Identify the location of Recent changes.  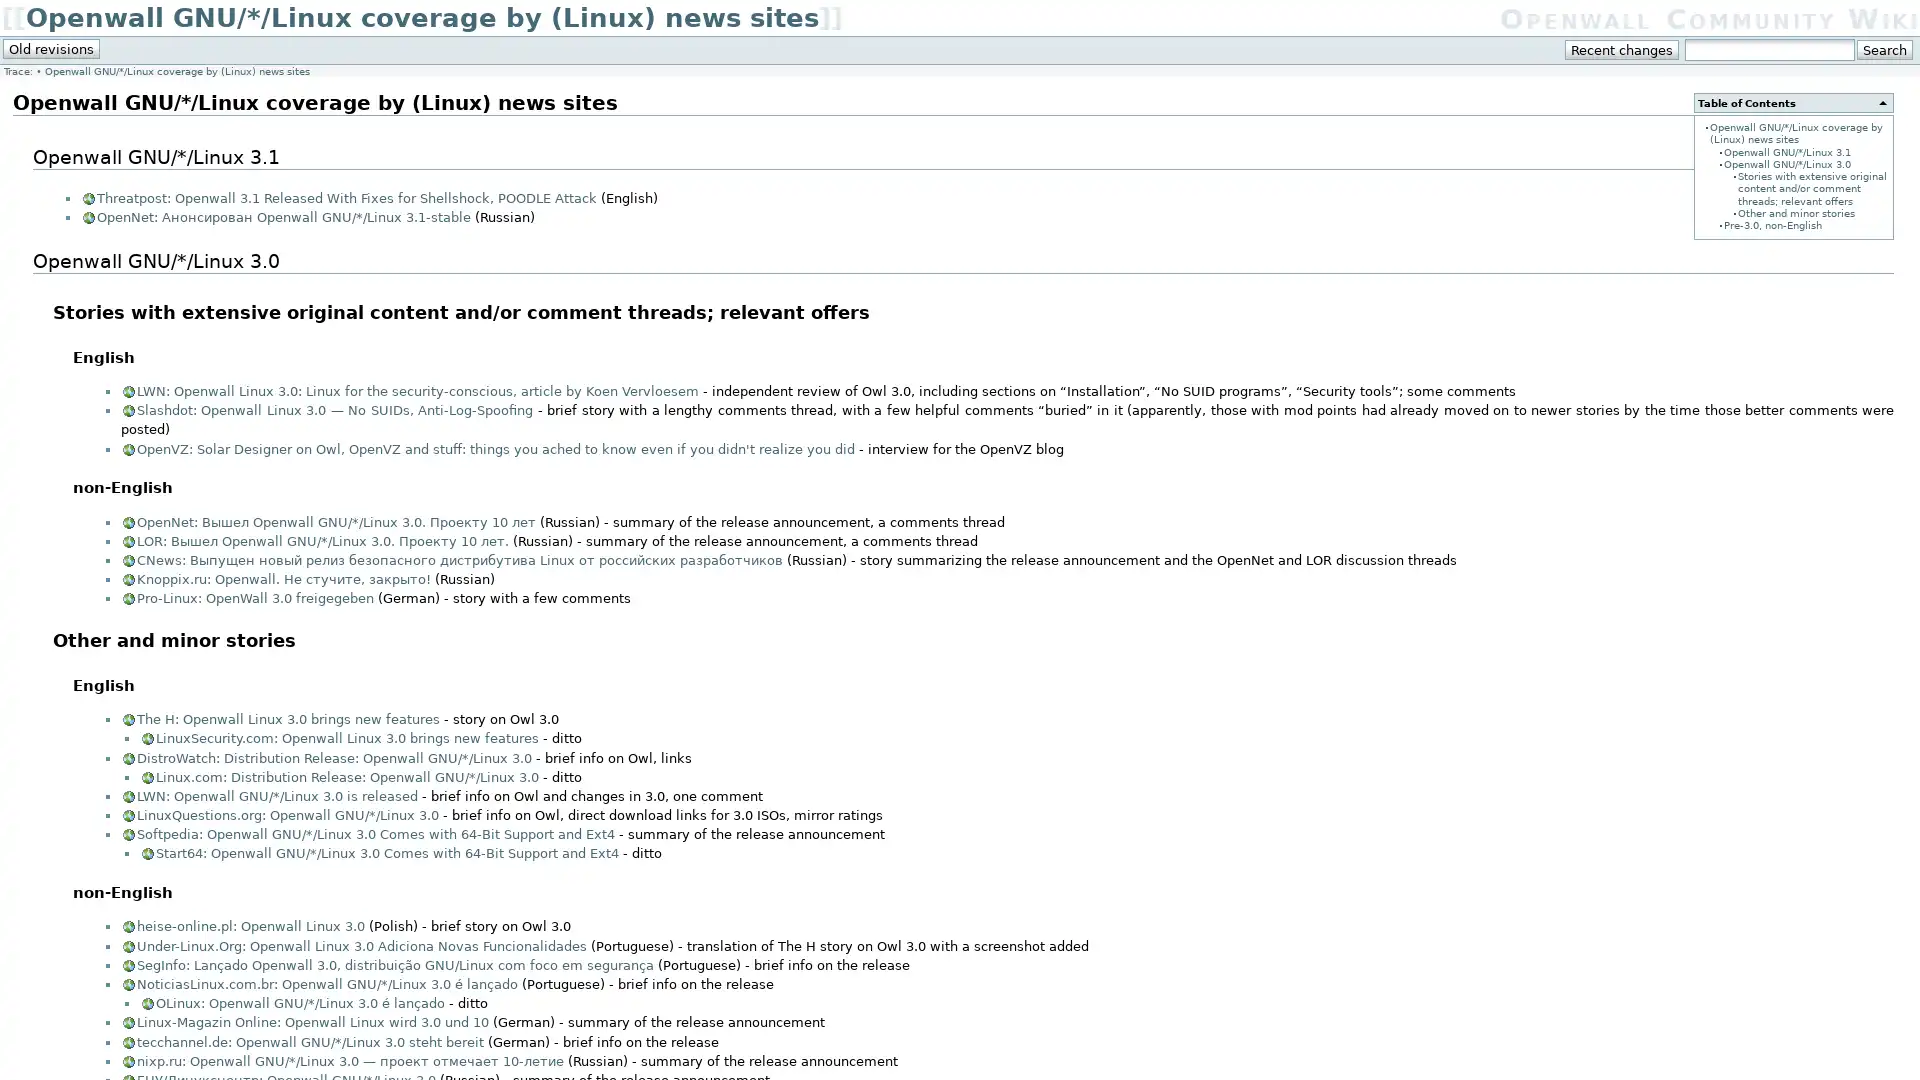
(1622, 49).